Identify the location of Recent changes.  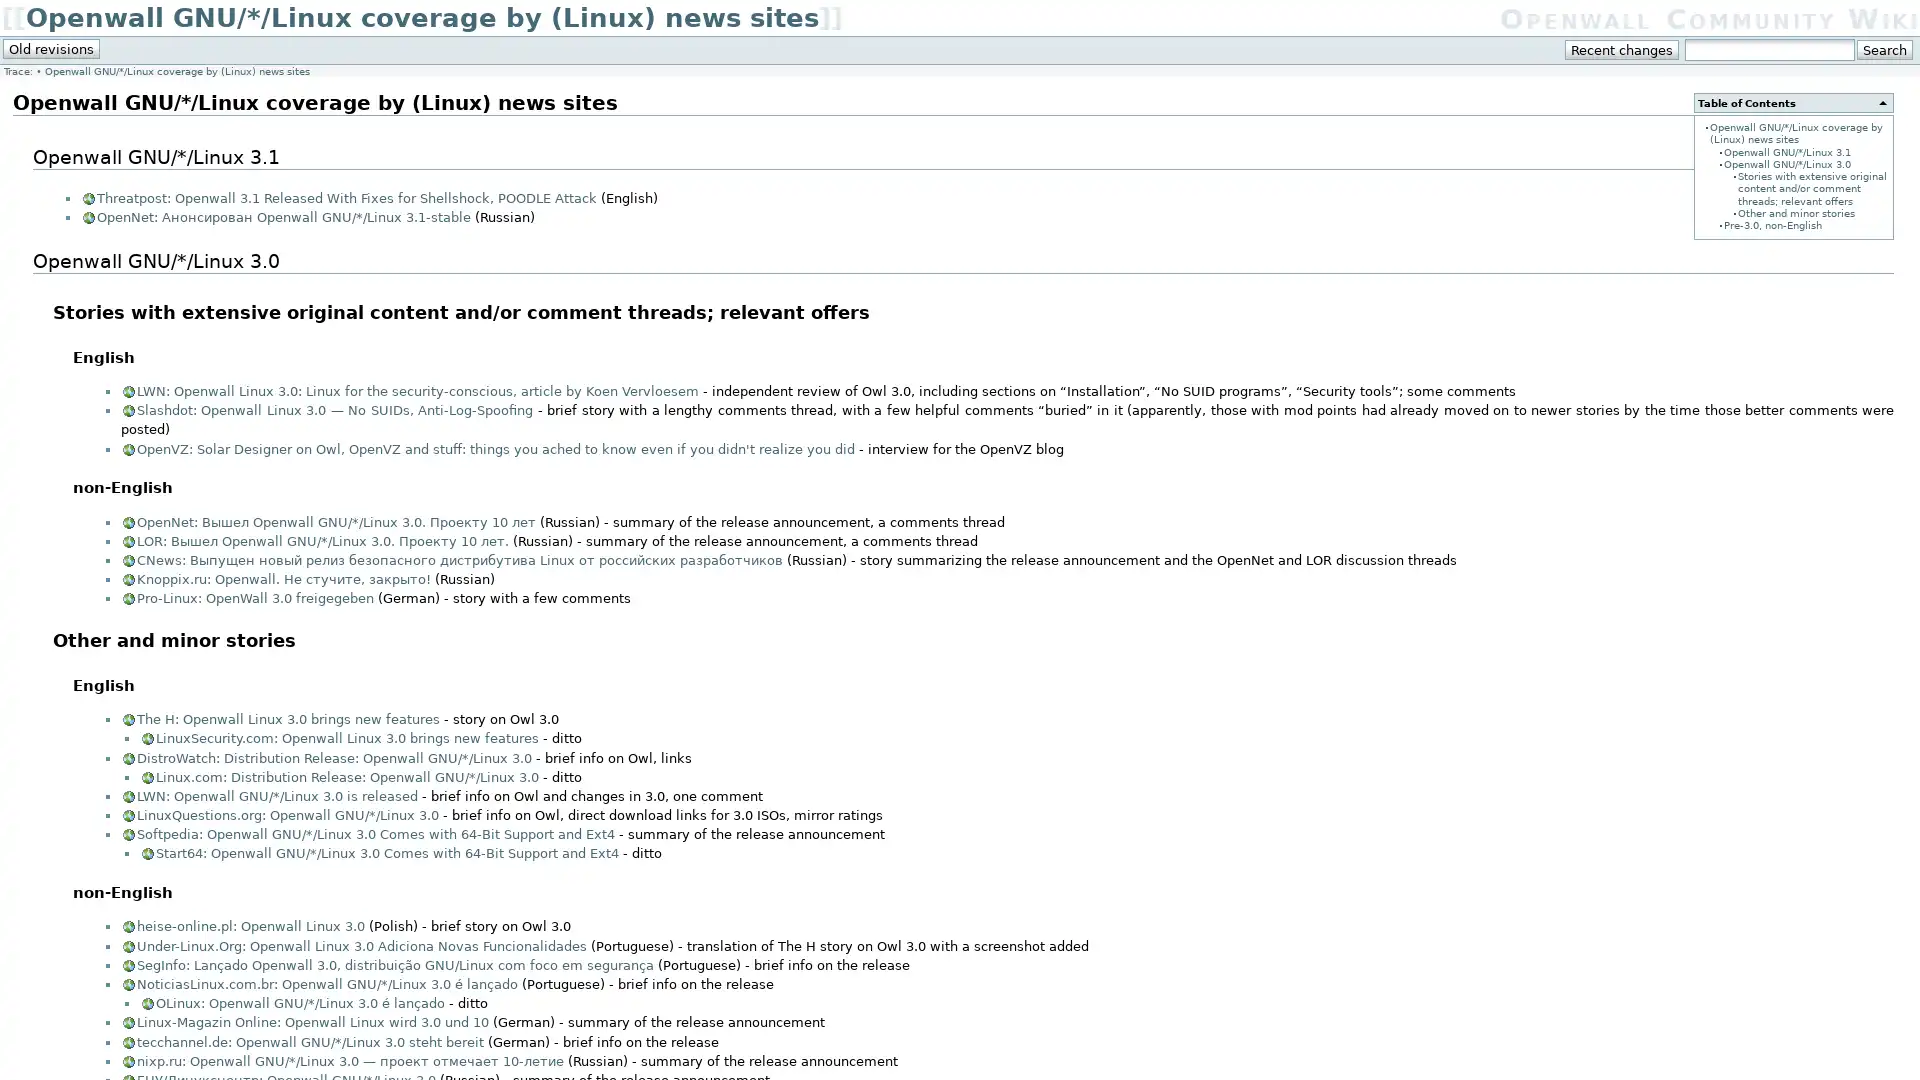
(1622, 49).